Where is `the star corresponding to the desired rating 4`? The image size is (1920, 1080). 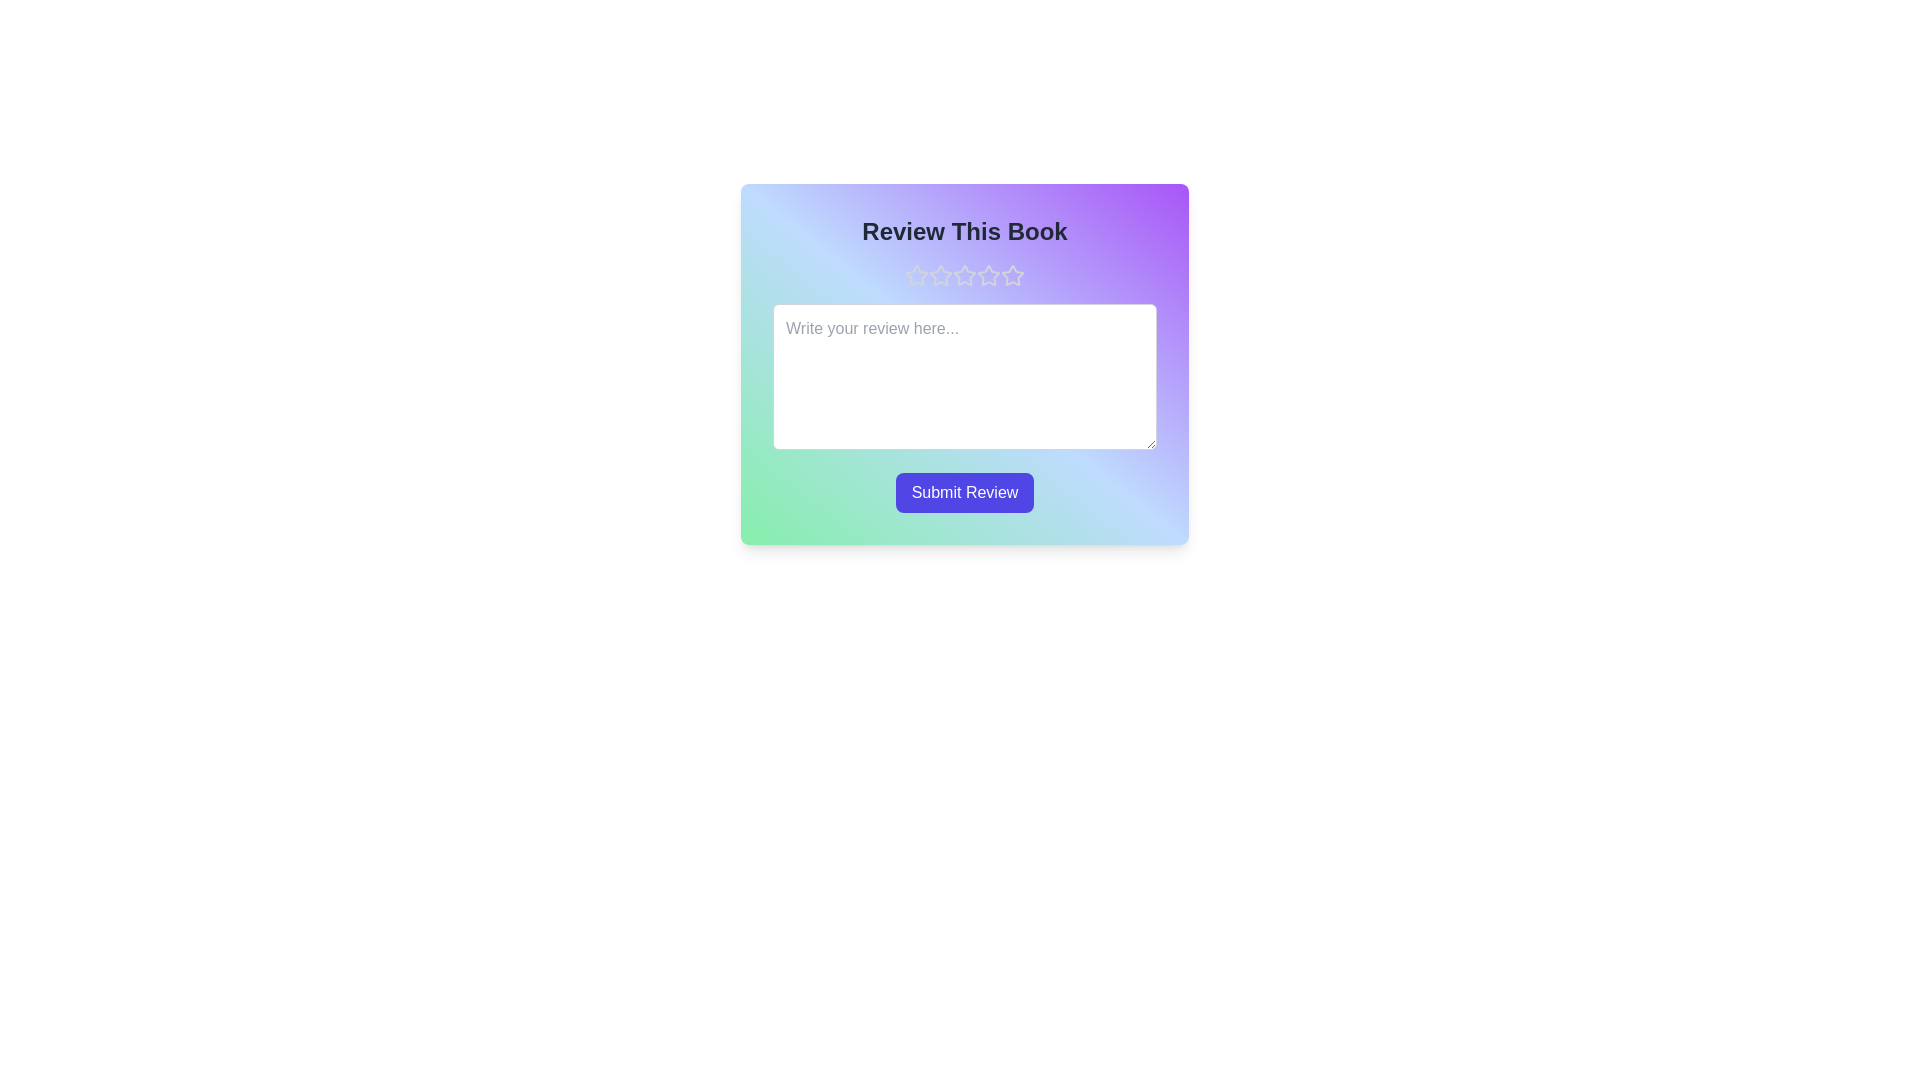 the star corresponding to the desired rating 4 is located at coordinates (988, 276).